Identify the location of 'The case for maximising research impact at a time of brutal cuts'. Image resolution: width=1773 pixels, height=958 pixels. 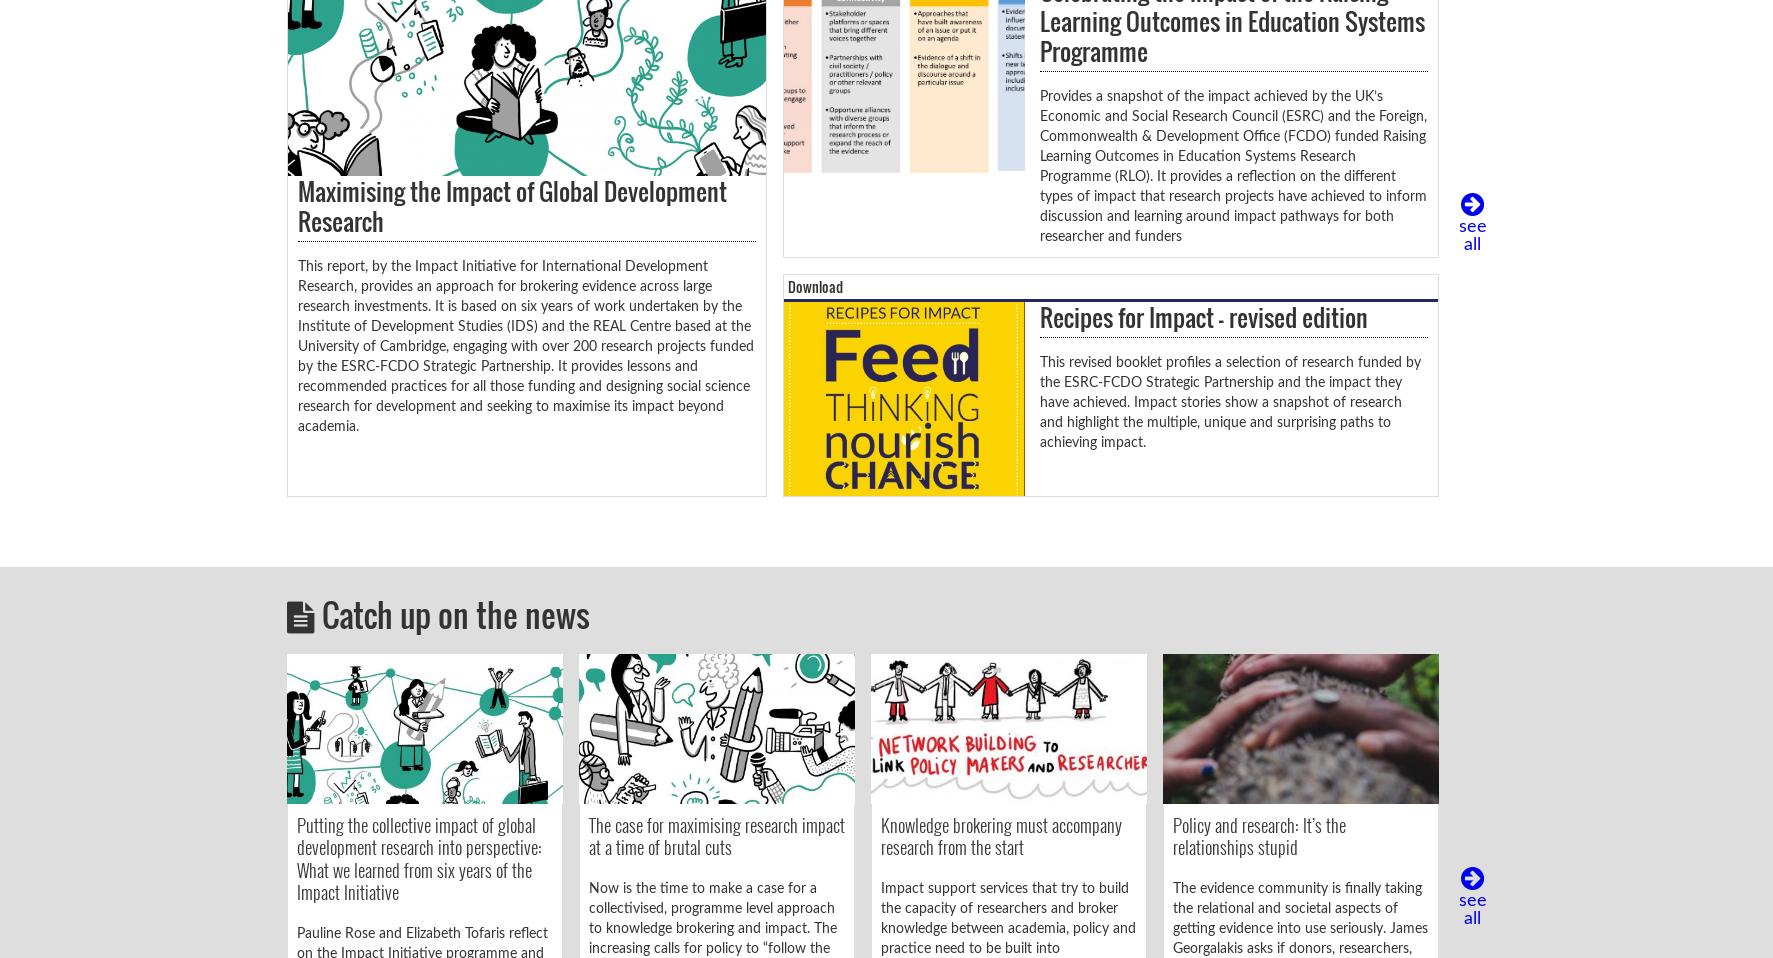
(715, 834).